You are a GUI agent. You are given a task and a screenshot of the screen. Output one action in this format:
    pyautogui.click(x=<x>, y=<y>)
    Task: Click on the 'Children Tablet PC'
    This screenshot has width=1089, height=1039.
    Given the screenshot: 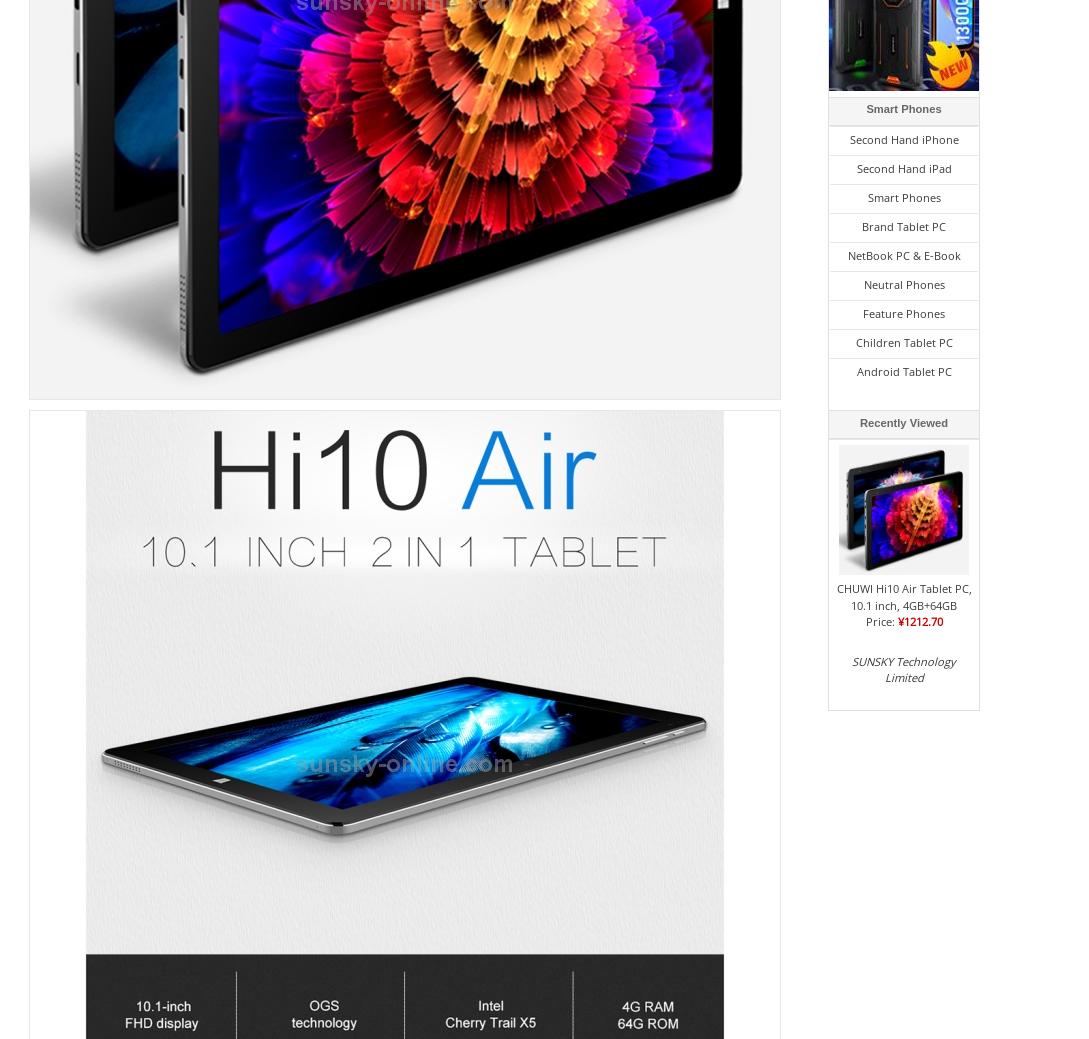 What is the action you would take?
    pyautogui.click(x=854, y=342)
    